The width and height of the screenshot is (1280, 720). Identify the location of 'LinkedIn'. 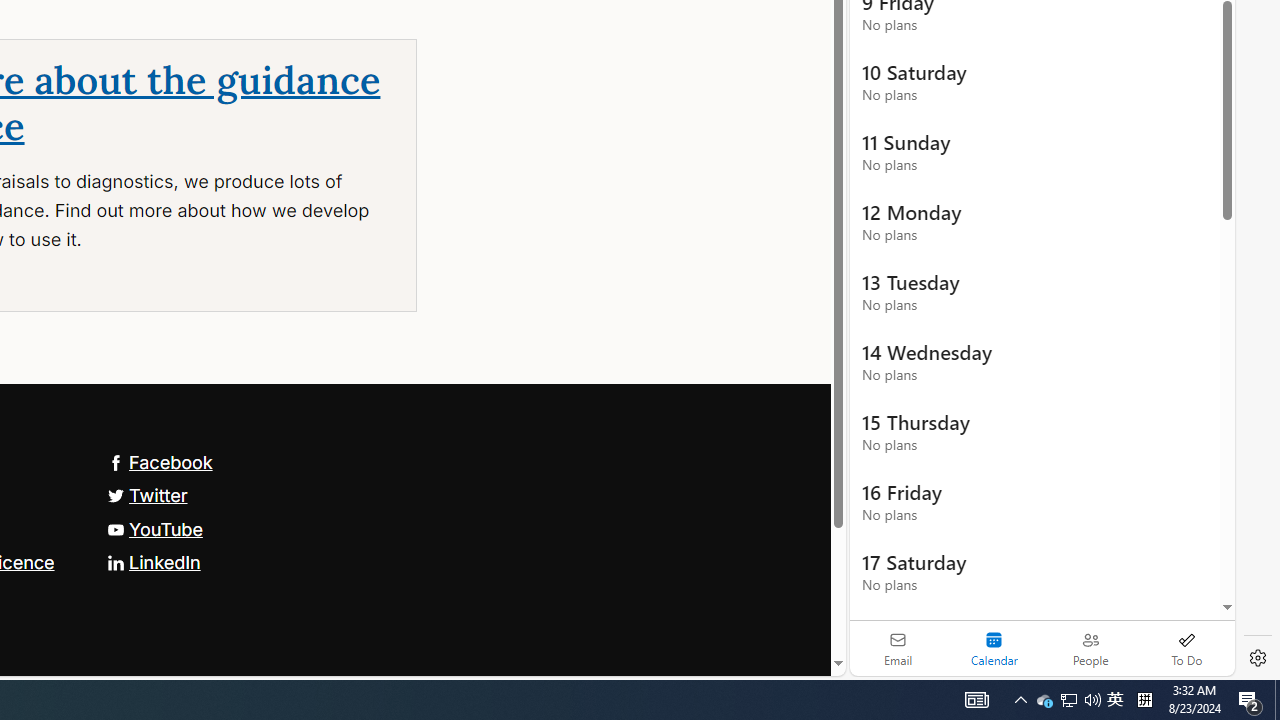
(152, 561).